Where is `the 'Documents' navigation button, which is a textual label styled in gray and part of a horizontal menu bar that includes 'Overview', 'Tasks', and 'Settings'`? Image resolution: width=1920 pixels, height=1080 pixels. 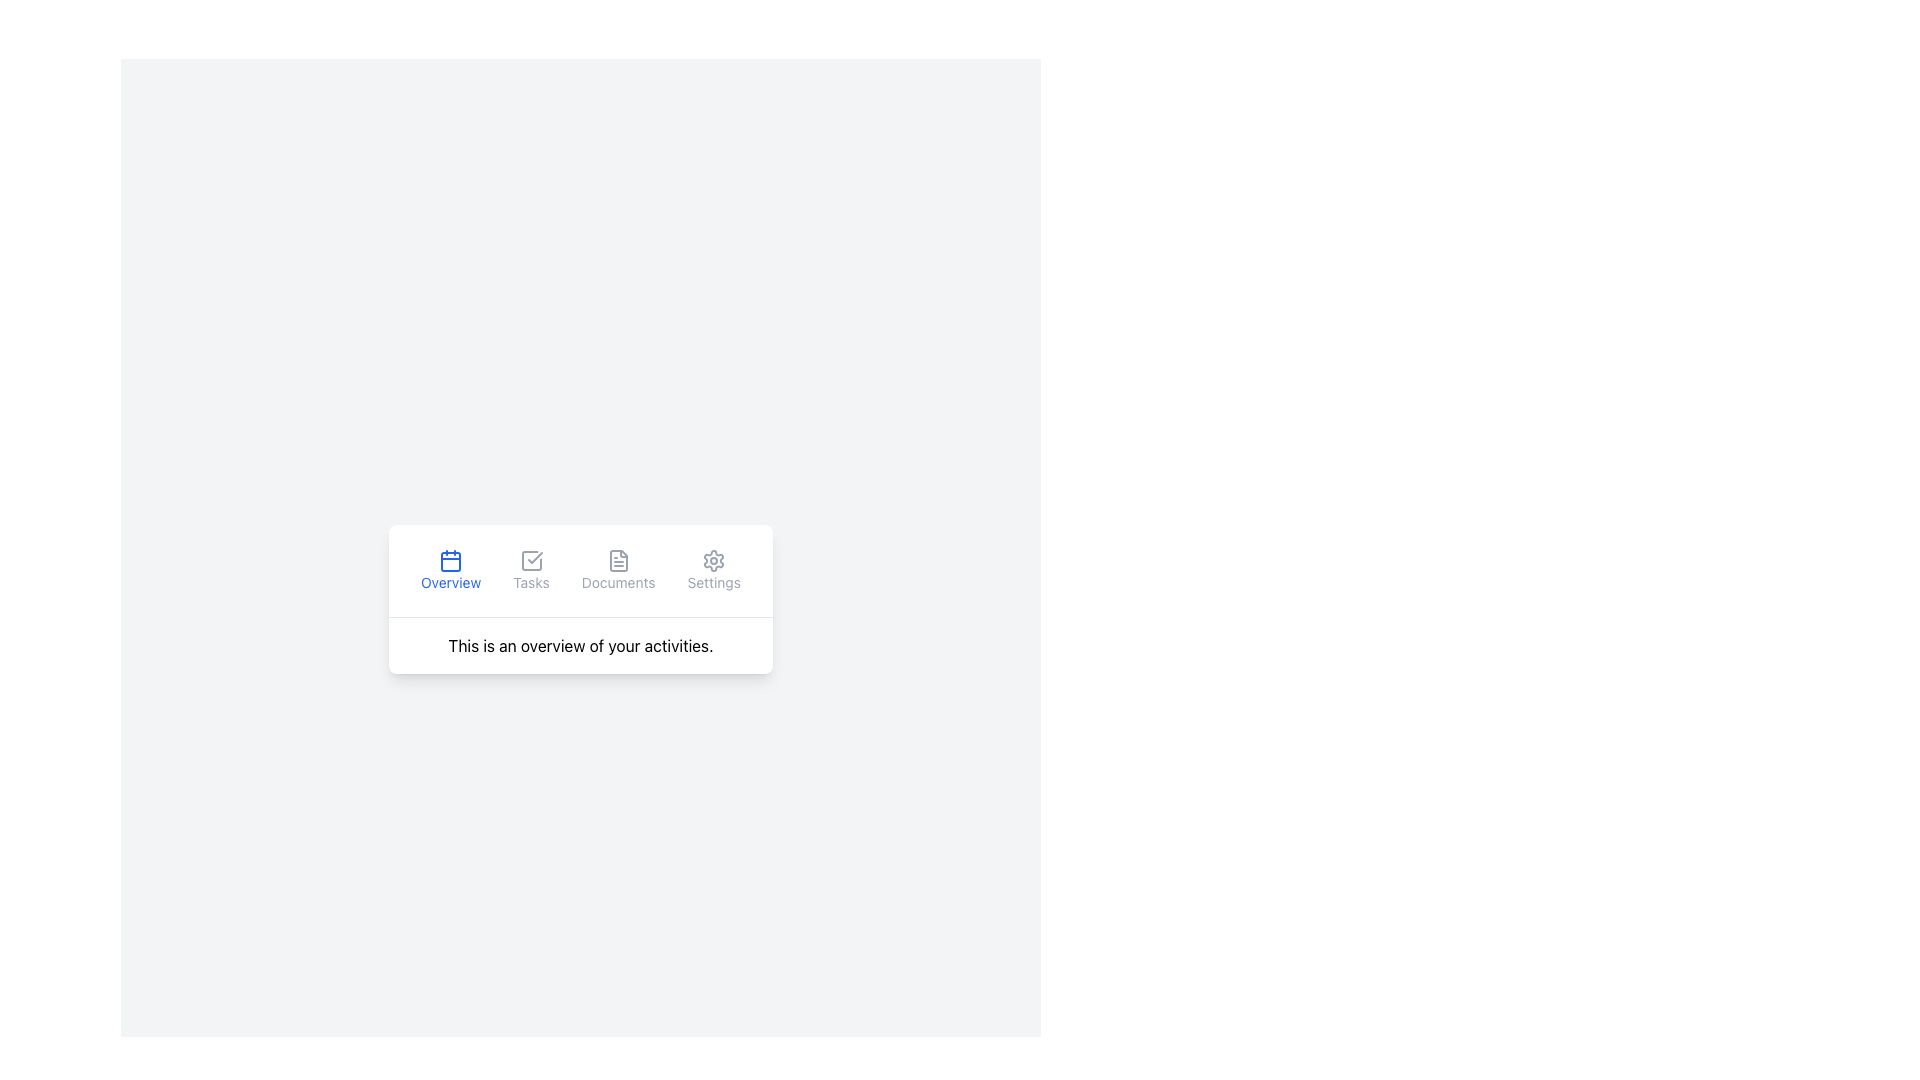
the 'Documents' navigation button, which is a textual label styled in gray and part of a horizontal menu bar that includes 'Overview', 'Tasks', and 'Settings' is located at coordinates (617, 582).